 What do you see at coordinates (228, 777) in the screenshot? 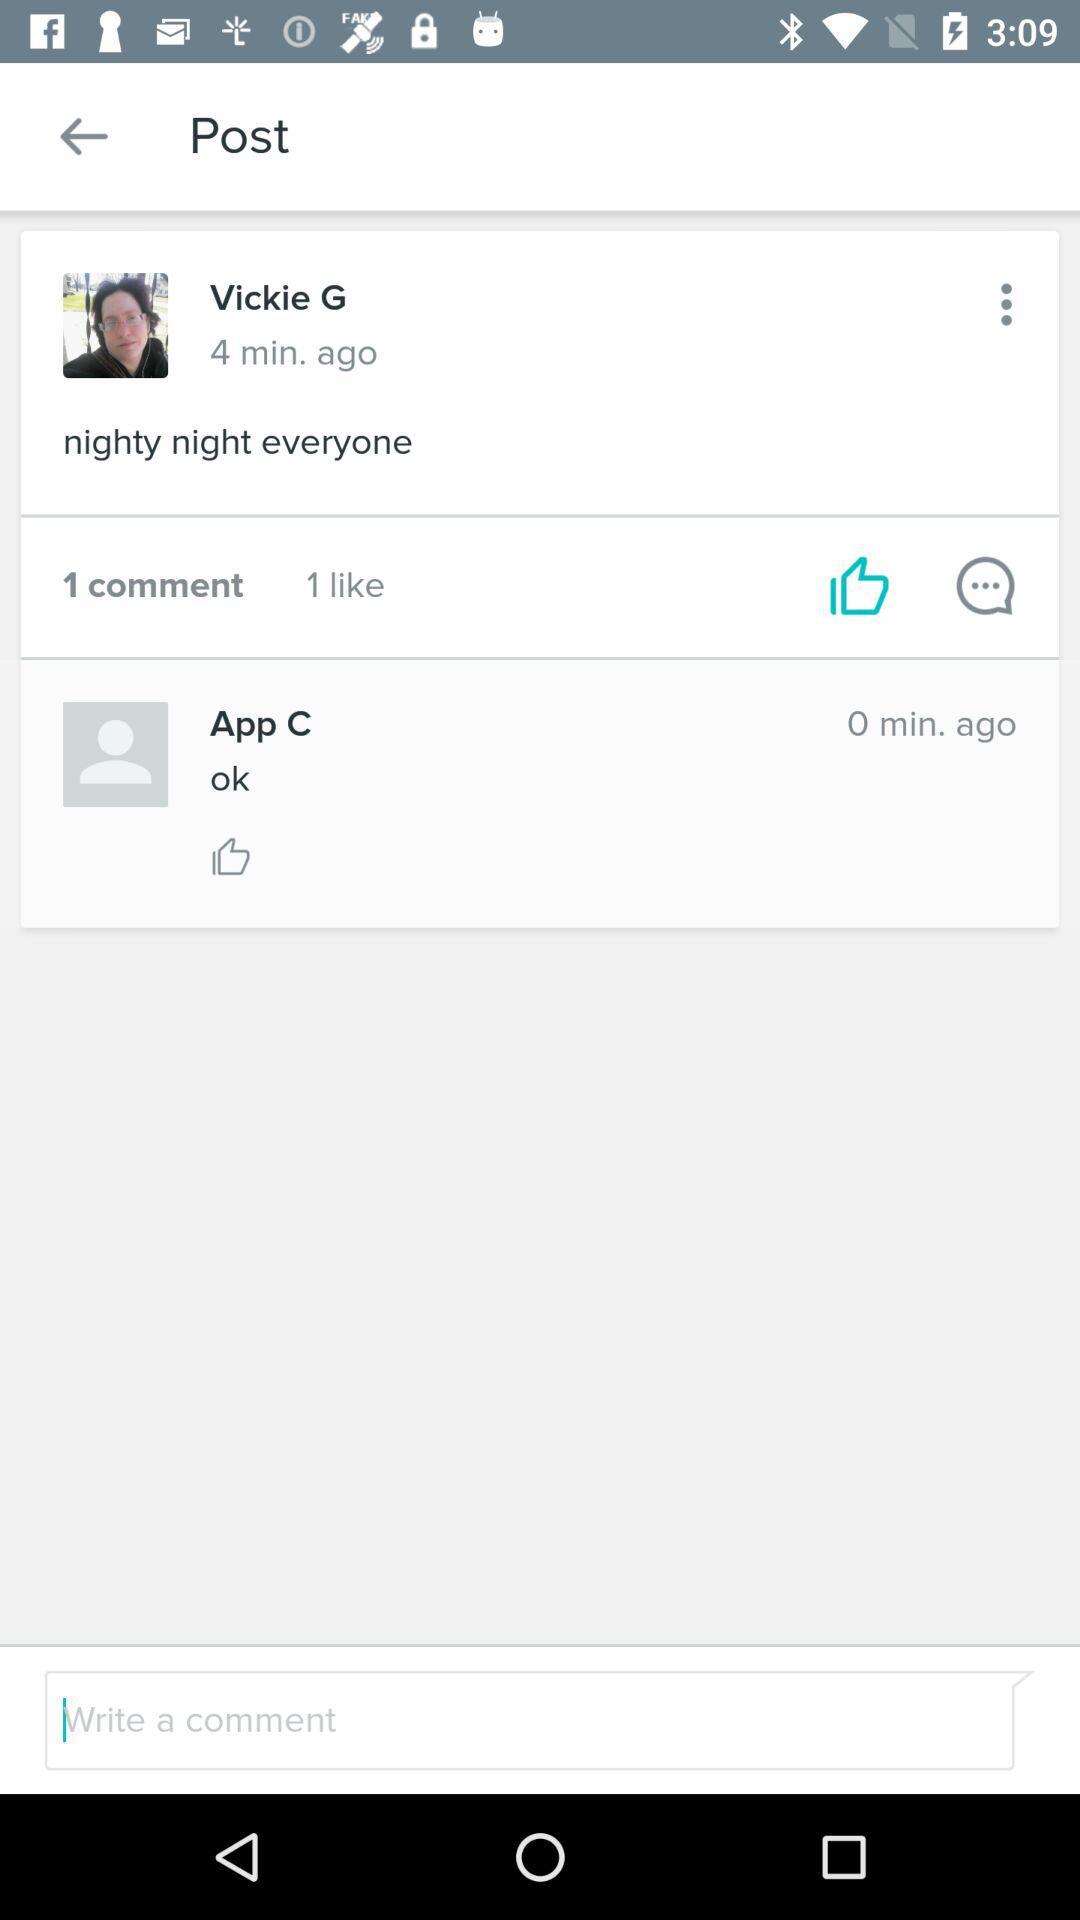
I see `the icon below app c` at bounding box center [228, 777].